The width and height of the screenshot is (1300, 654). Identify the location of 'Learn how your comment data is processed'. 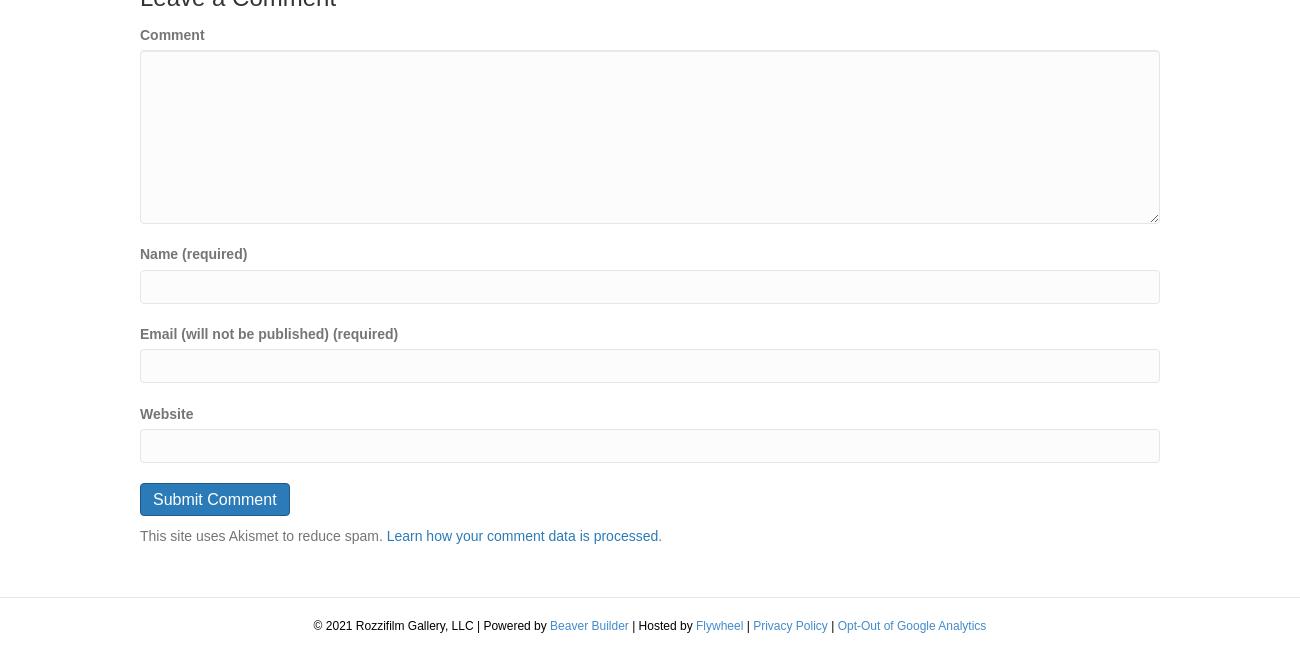
(521, 535).